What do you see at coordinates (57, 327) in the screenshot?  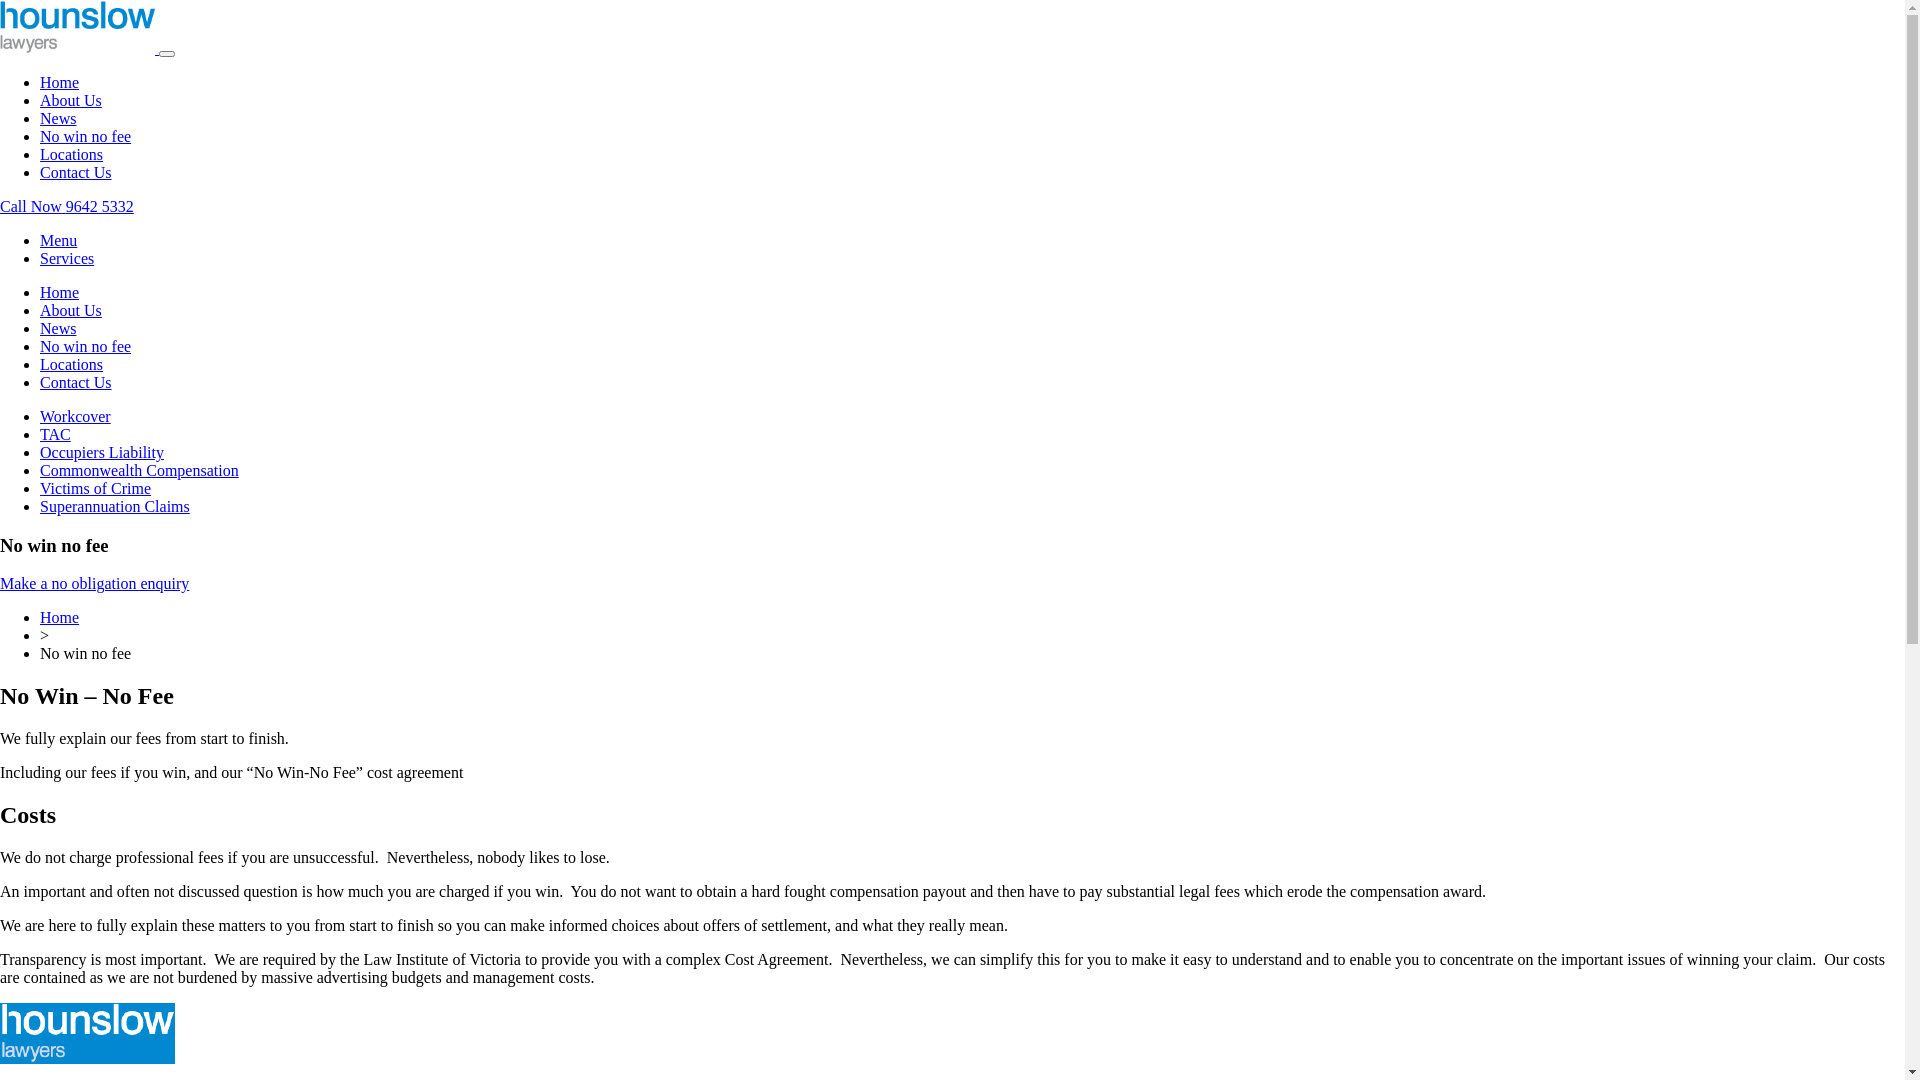 I see `'News'` at bounding box center [57, 327].